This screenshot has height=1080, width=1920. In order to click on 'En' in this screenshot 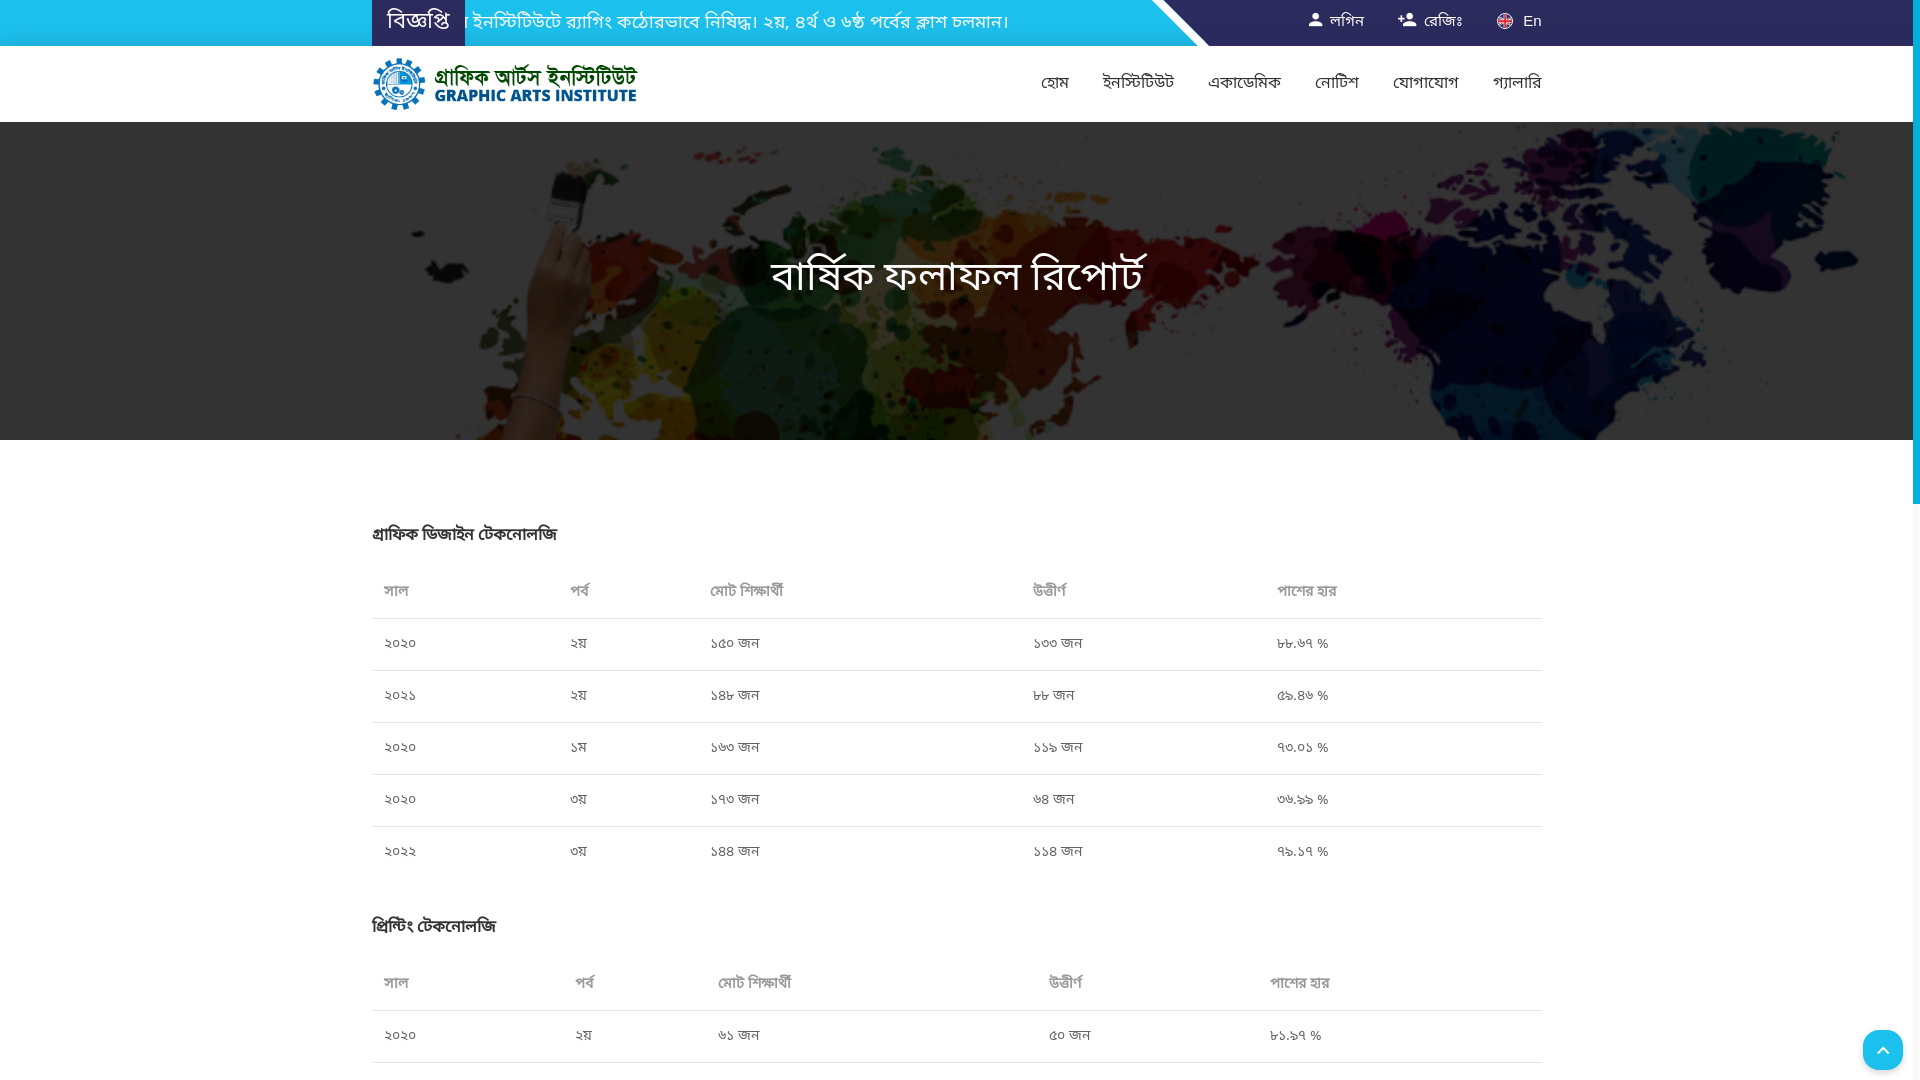, I will do `click(1518, 22)`.